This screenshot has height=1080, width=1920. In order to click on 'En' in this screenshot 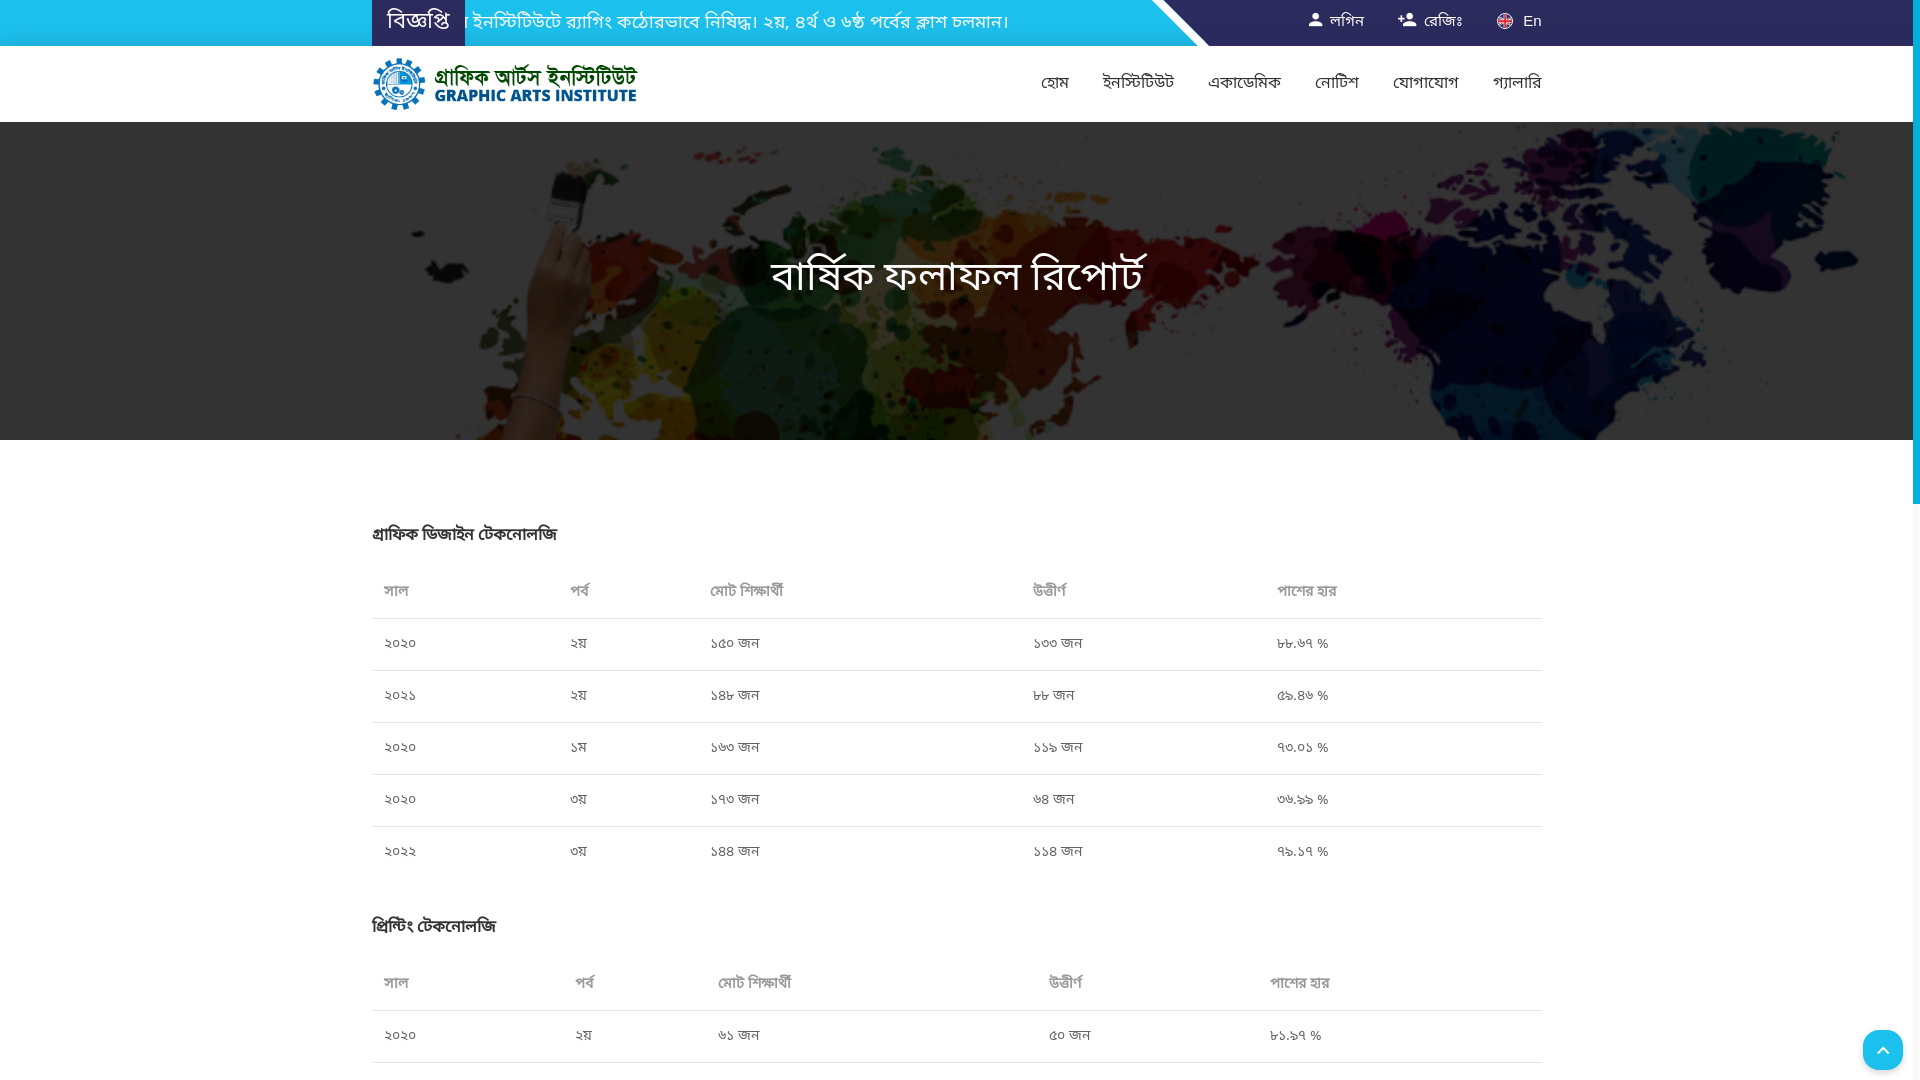, I will do `click(1518, 22)`.